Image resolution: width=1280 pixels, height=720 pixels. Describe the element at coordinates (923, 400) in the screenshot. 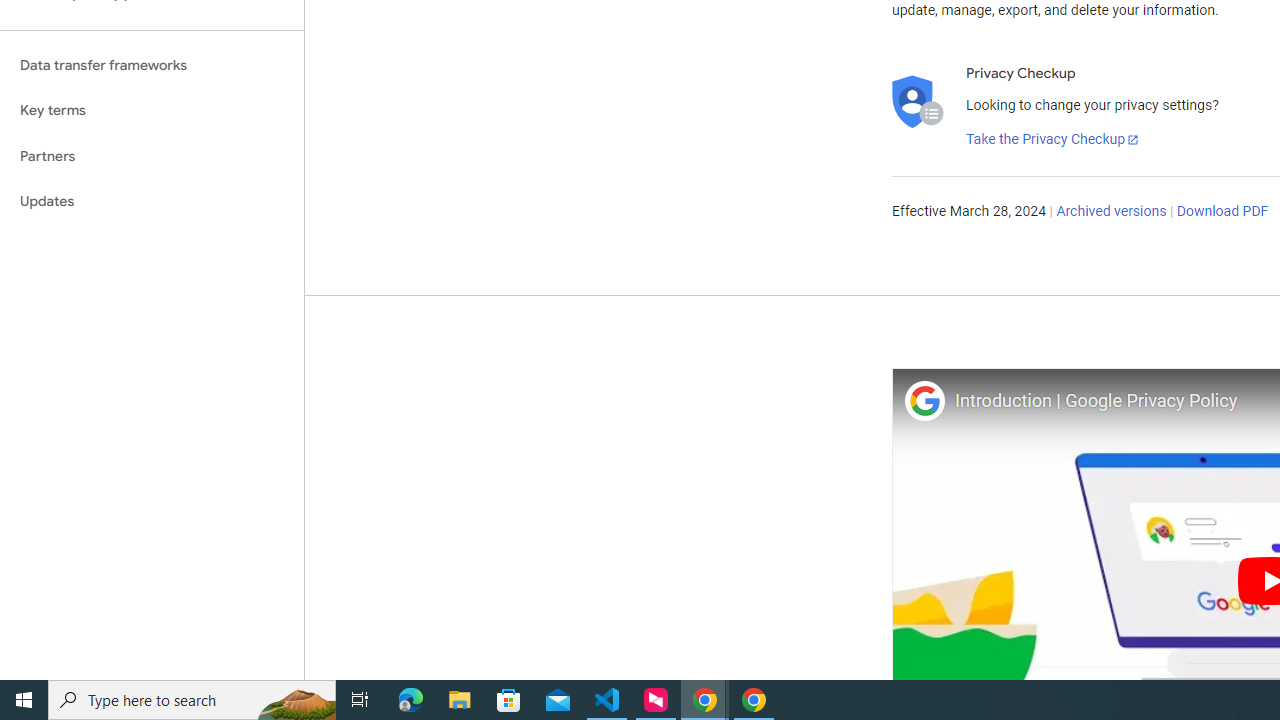

I see `'Photo image of Google'` at that location.